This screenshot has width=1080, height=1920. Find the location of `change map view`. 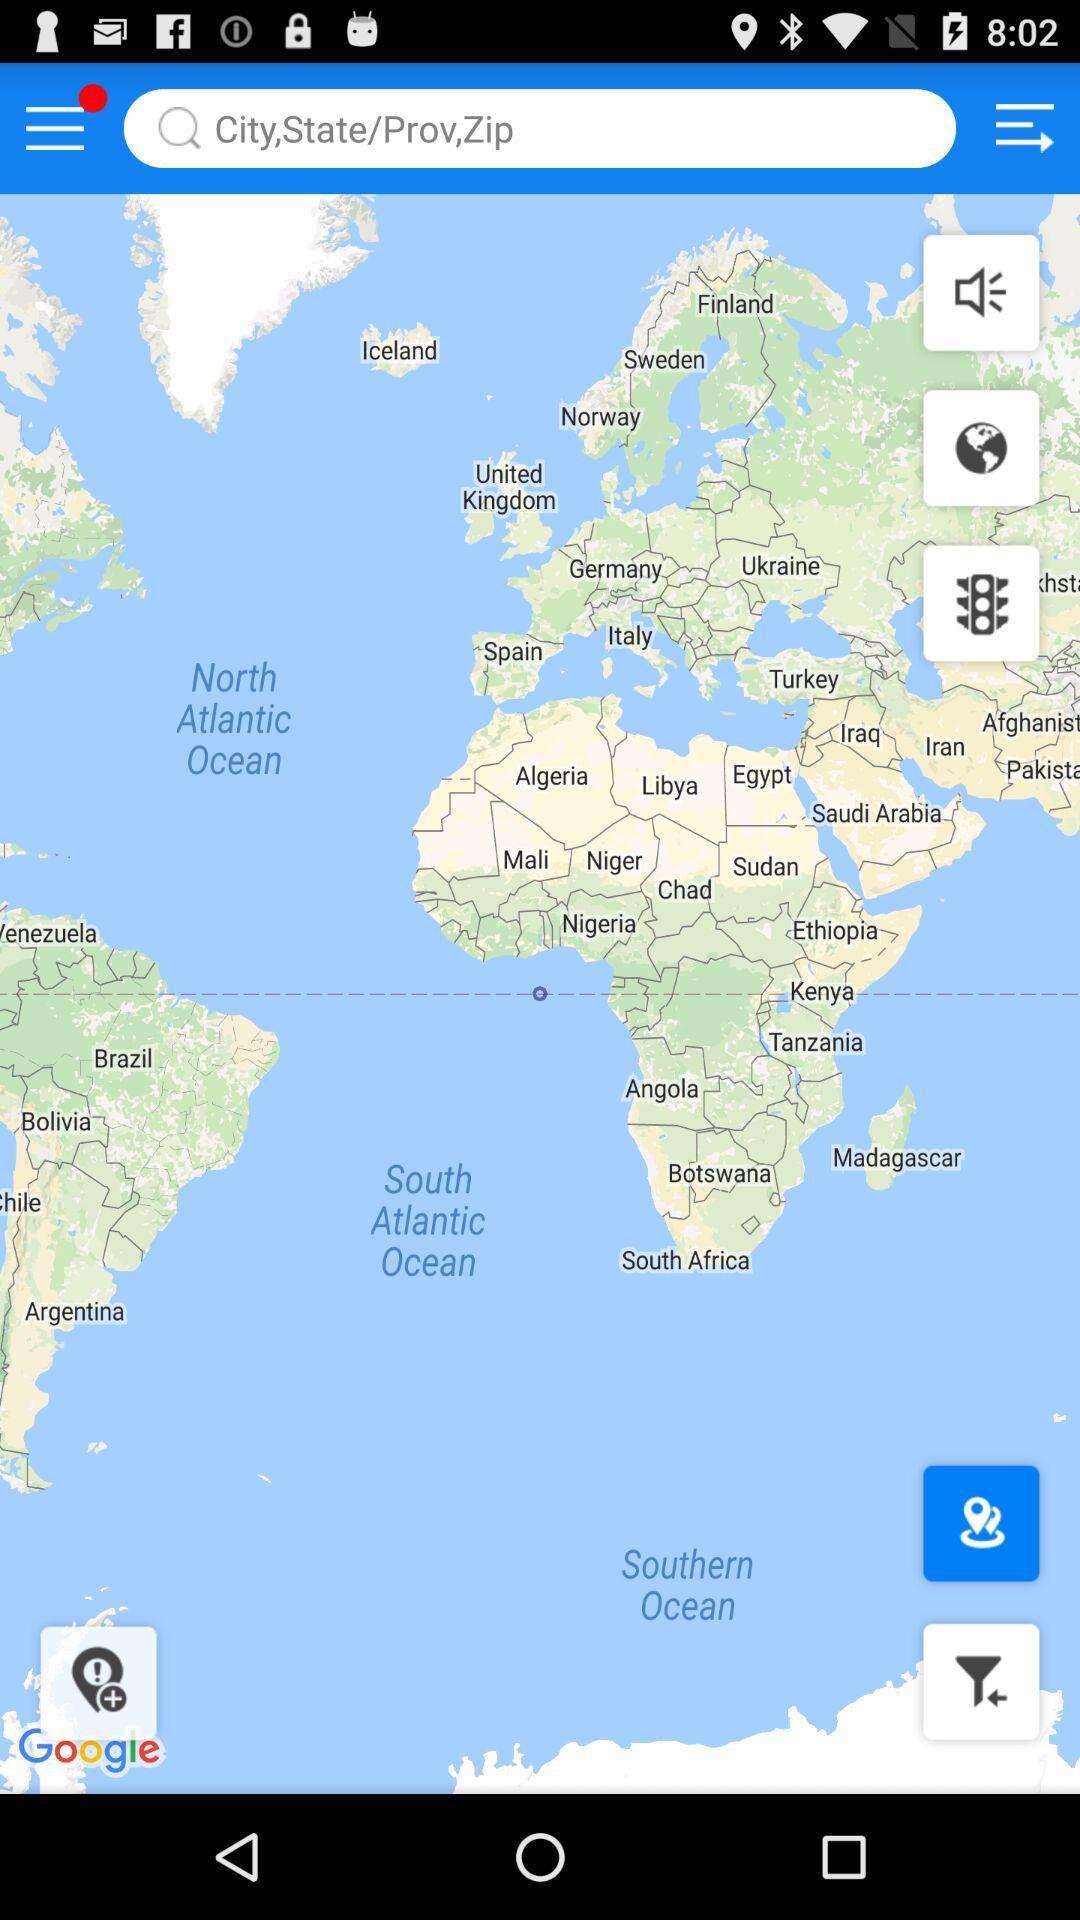

change map view is located at coordinates (980, 447).